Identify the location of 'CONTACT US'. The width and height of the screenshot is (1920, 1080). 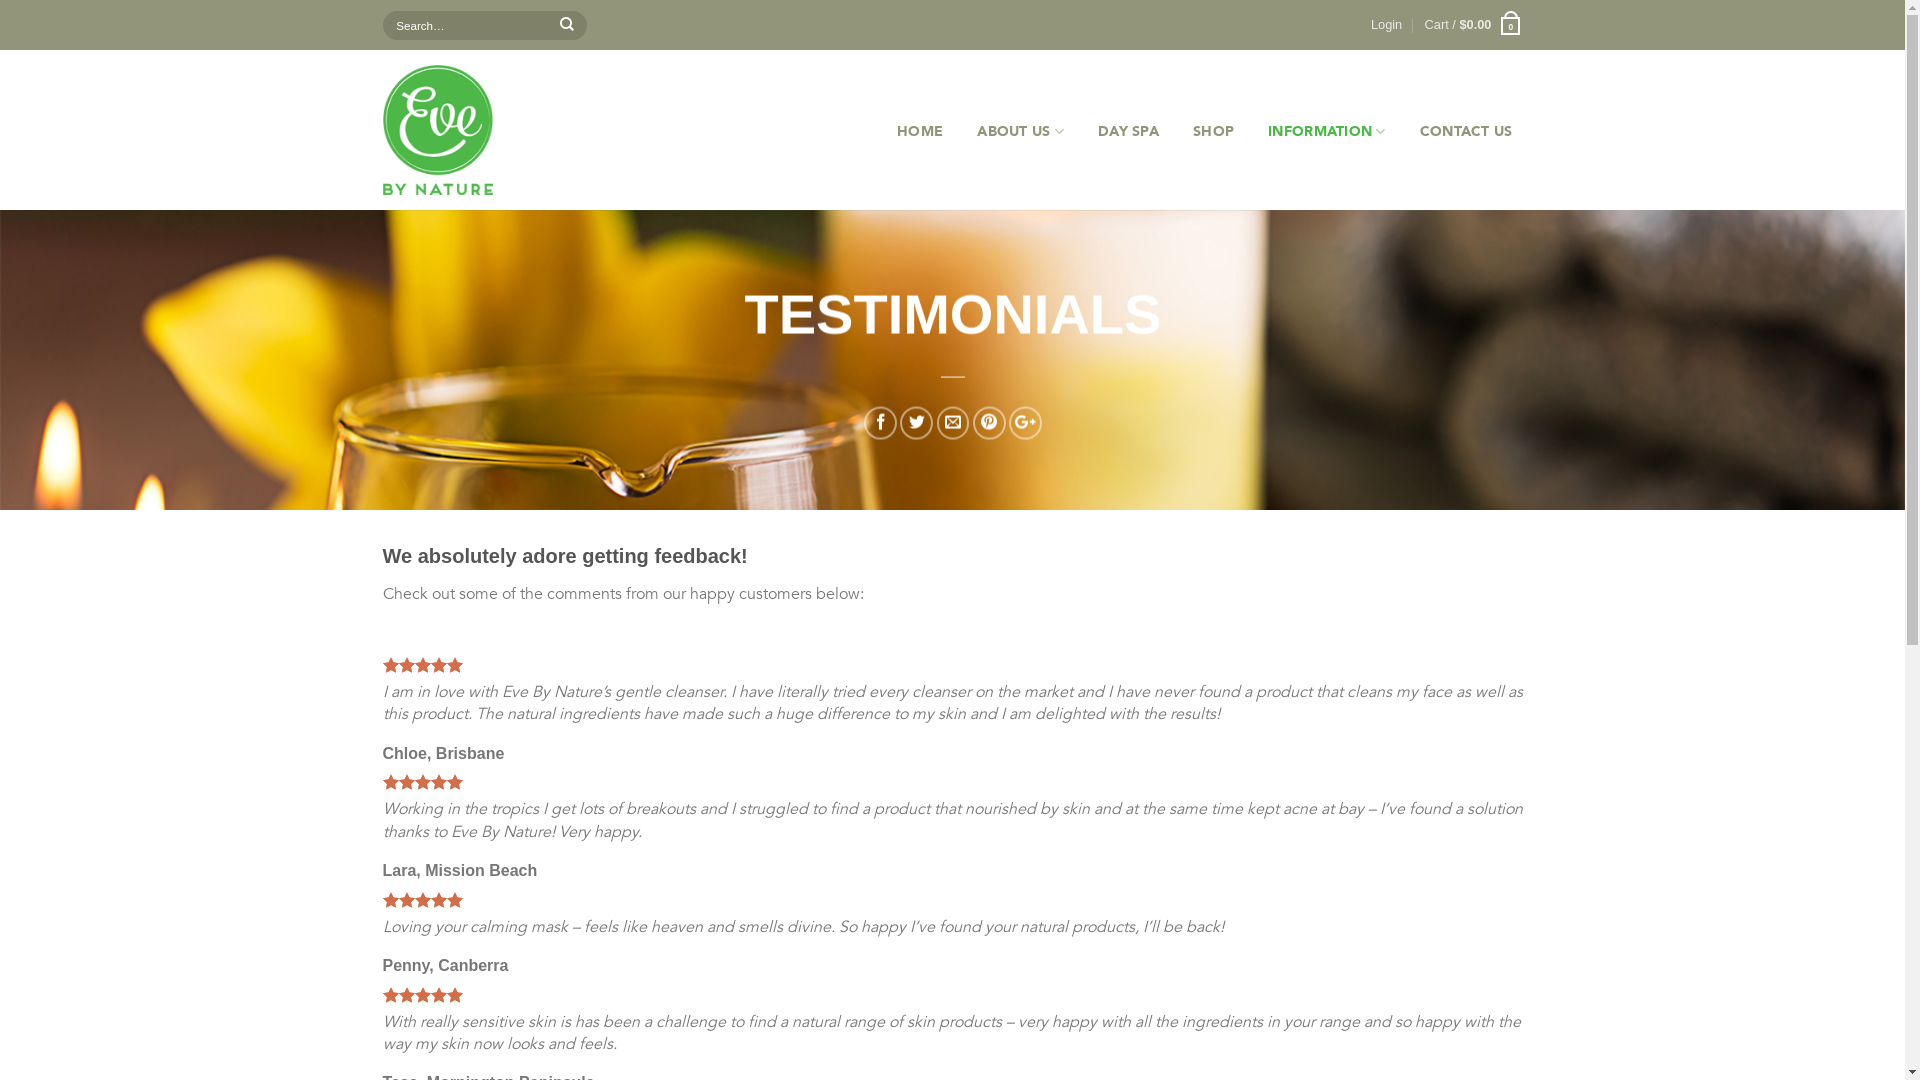
(1466, 131).